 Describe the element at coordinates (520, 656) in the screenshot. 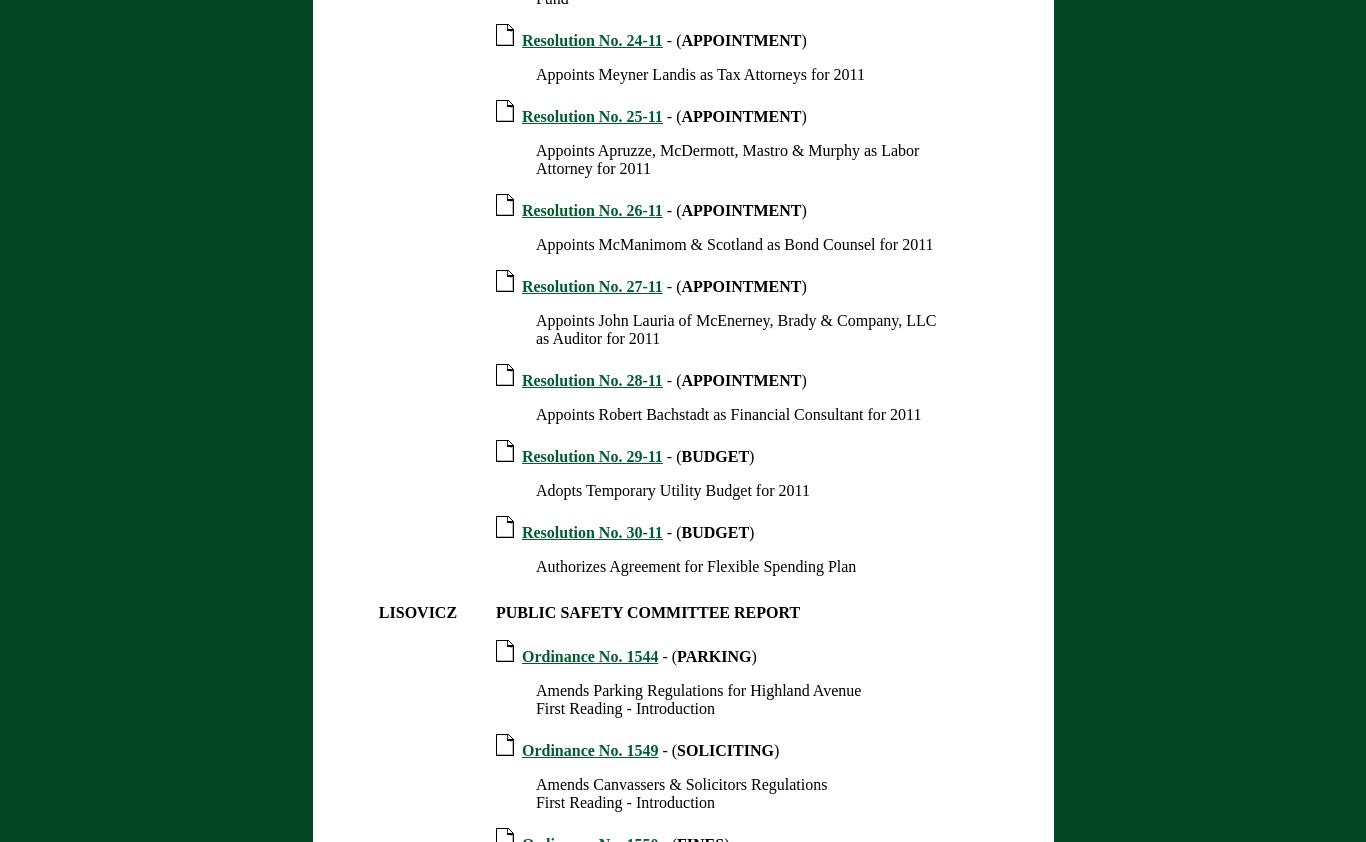

I see `'Ordinance   No.     1544'` at that location.